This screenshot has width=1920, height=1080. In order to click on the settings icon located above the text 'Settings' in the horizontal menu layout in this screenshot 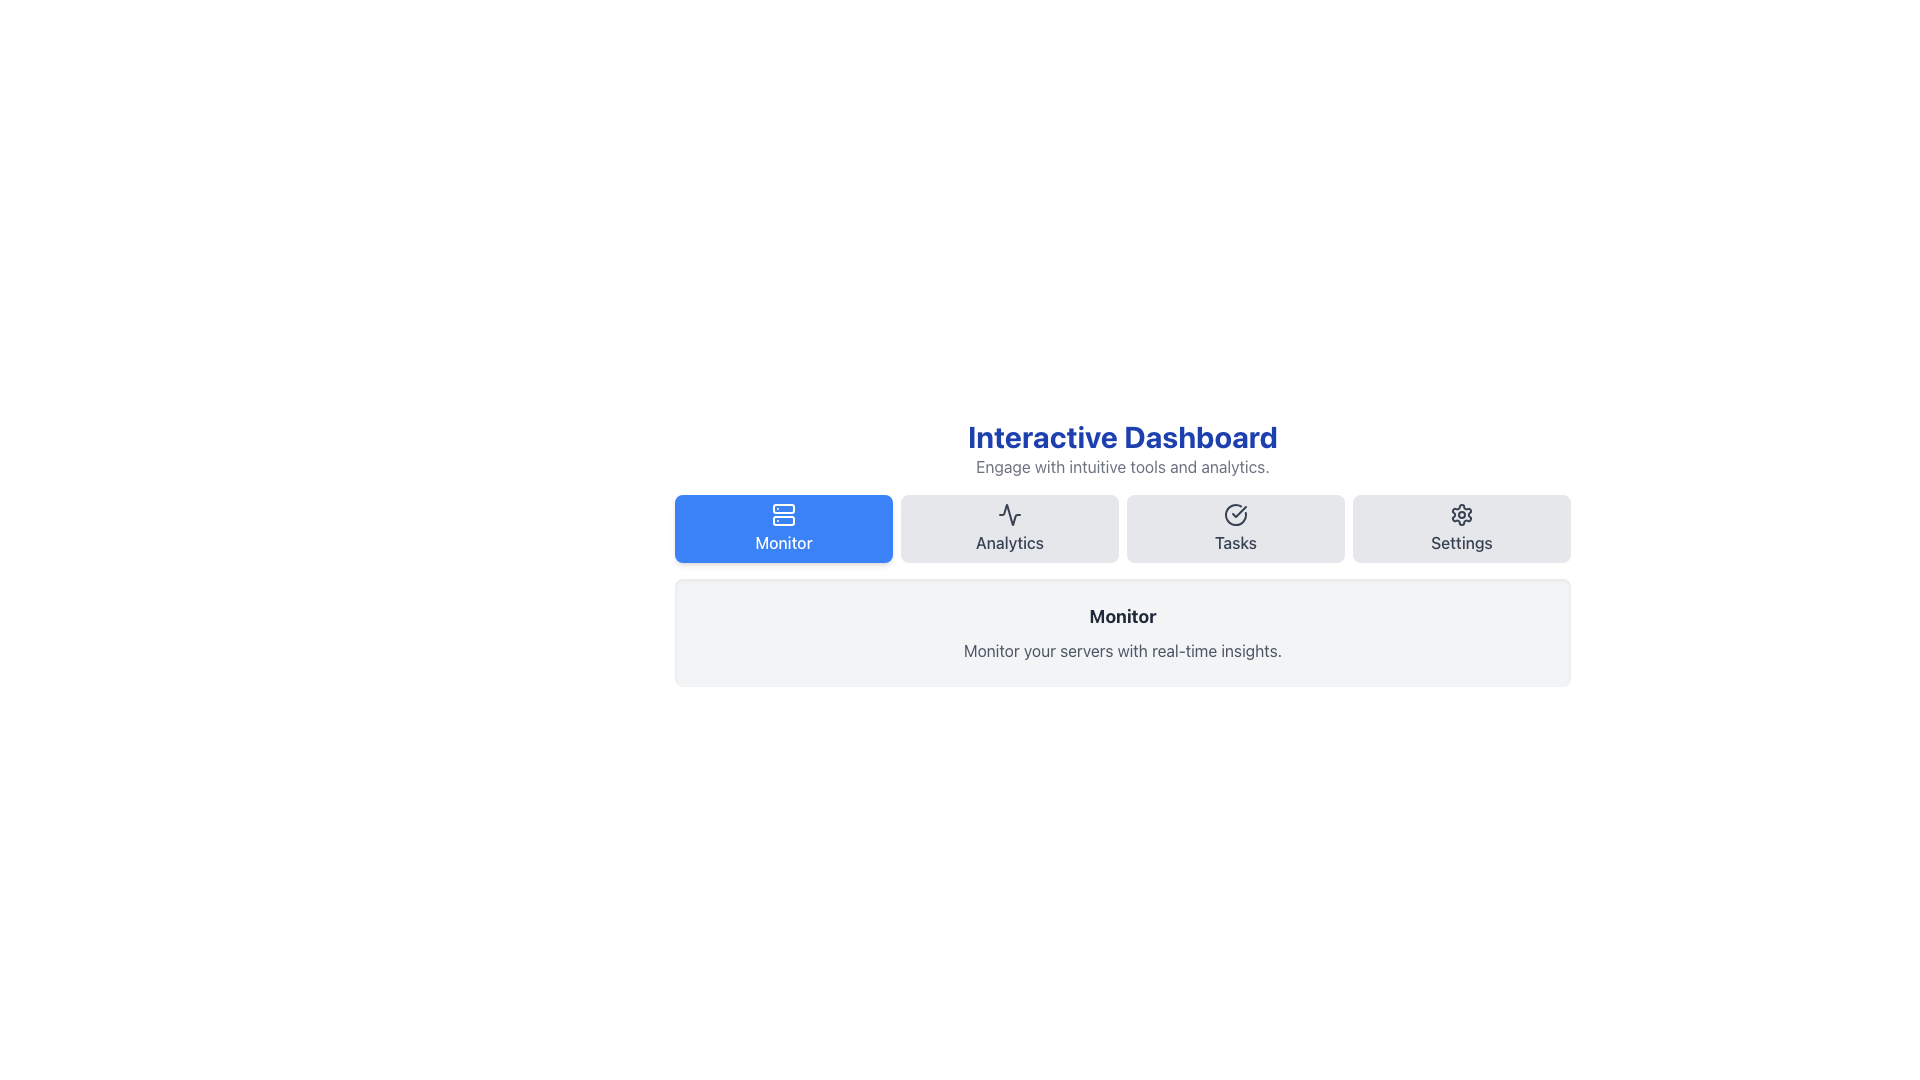, I will do `click(1462, 514)`.